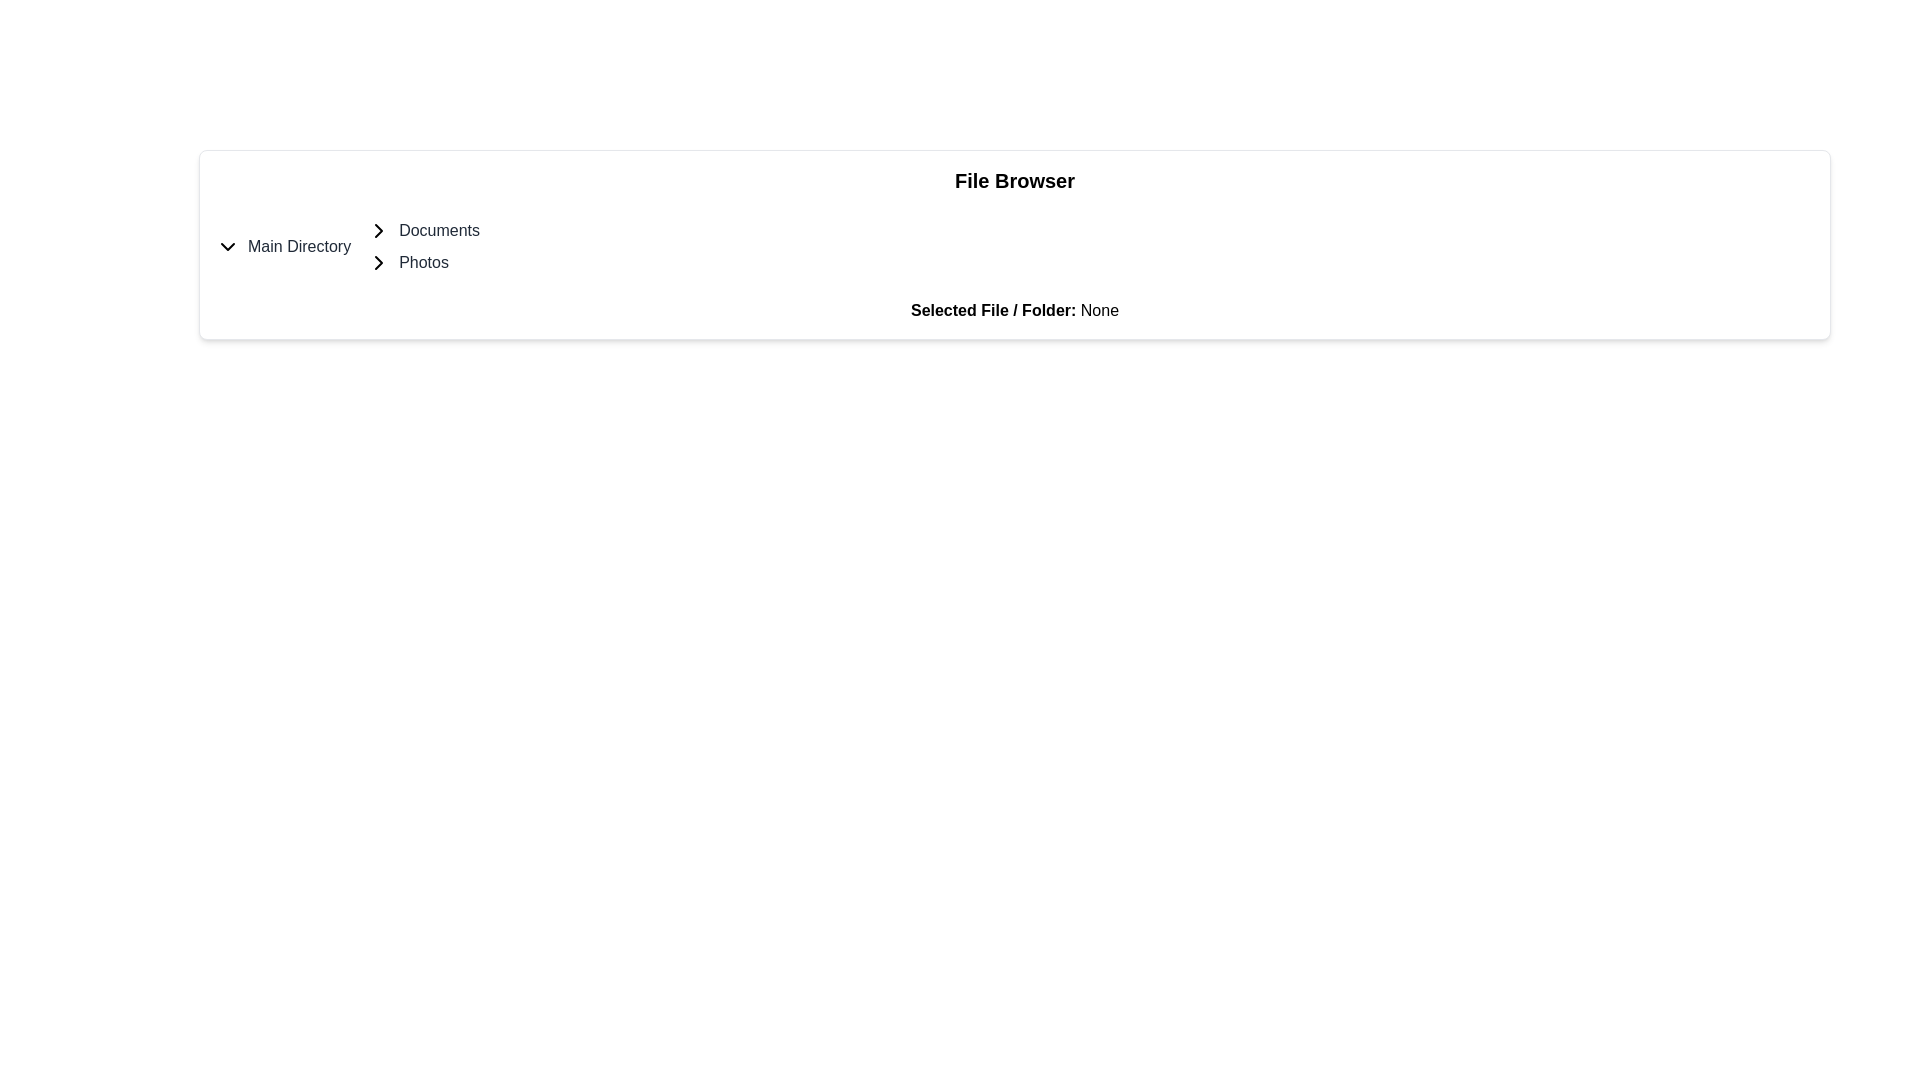 Image resolution: width=1920 pixels, height=1080 pixels. Describe the element at coordinates (379, 230) in the screenshot. I see `the small right-pointing chevron icon, which is visually represented by three connected lines forming an arrow, located to the right of the 'Documents' text` at that location.